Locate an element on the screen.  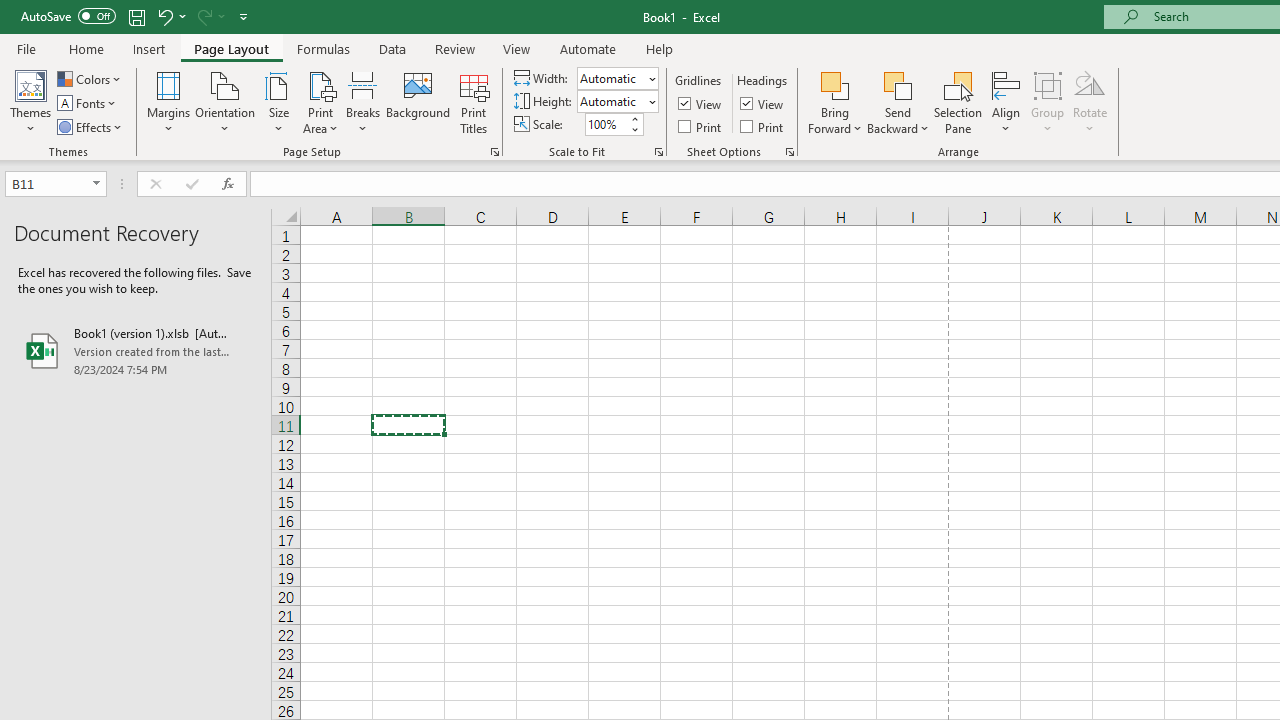
'Book1 (version 1).xlsb  [AutoRecovered]' is located at coordinates (135, 350).